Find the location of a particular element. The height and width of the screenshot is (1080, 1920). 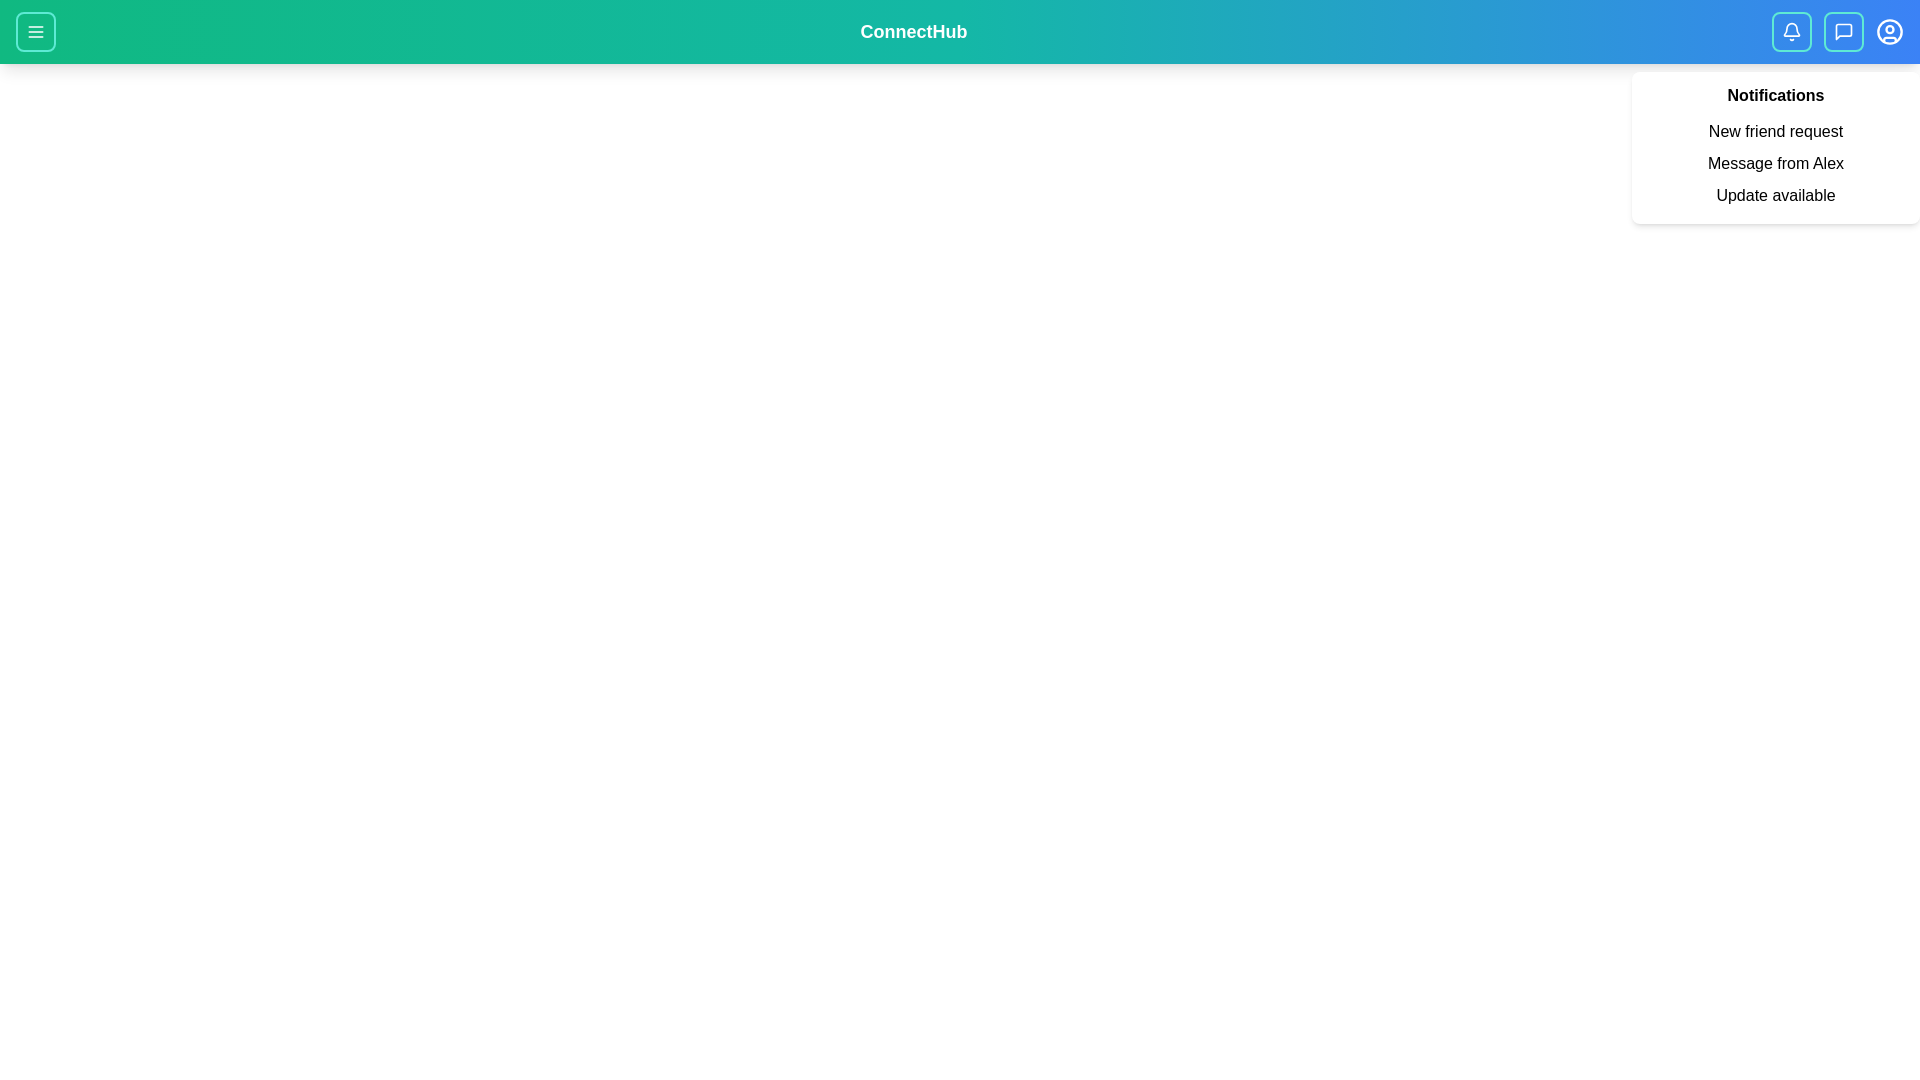

the user profile button located at the top-right corner of the app bar is located at coordinates (1889, 31).